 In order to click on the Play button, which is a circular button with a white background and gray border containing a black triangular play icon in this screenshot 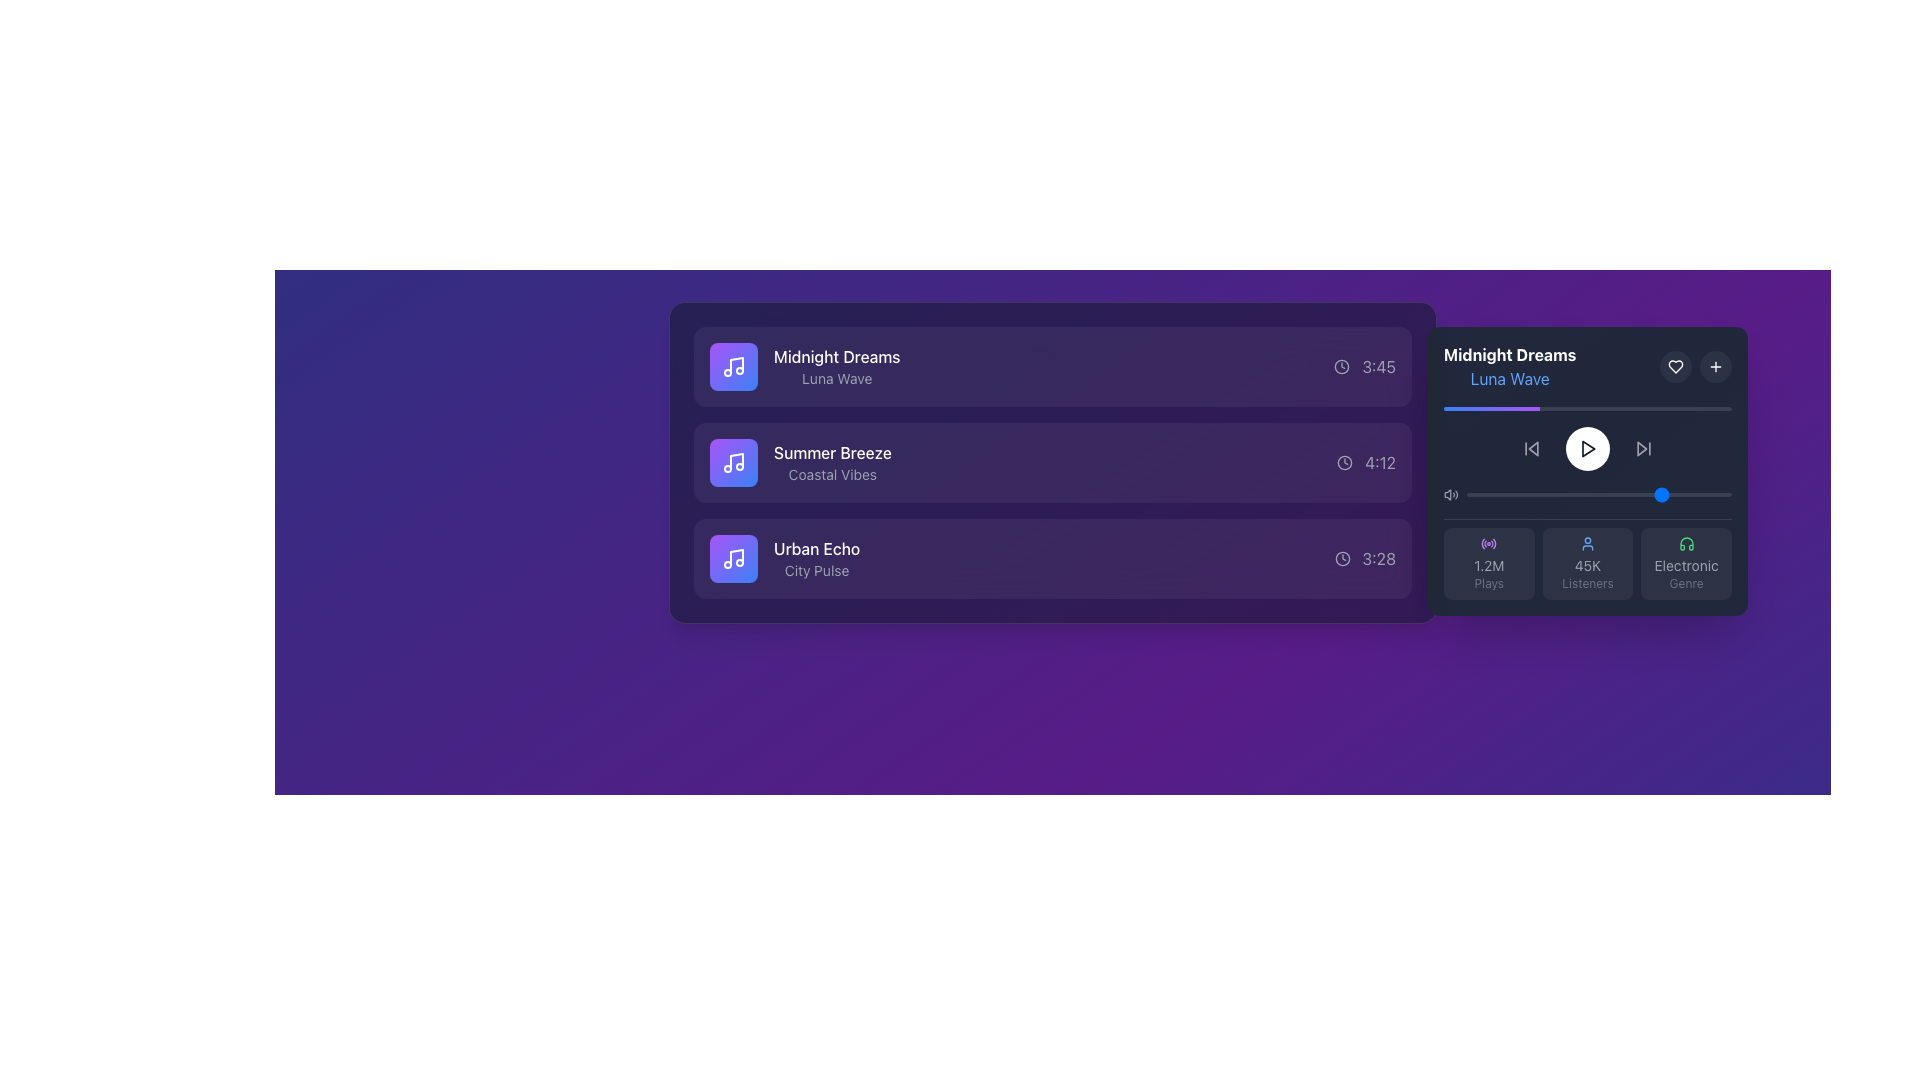, I will do `click(1587, 447)`.